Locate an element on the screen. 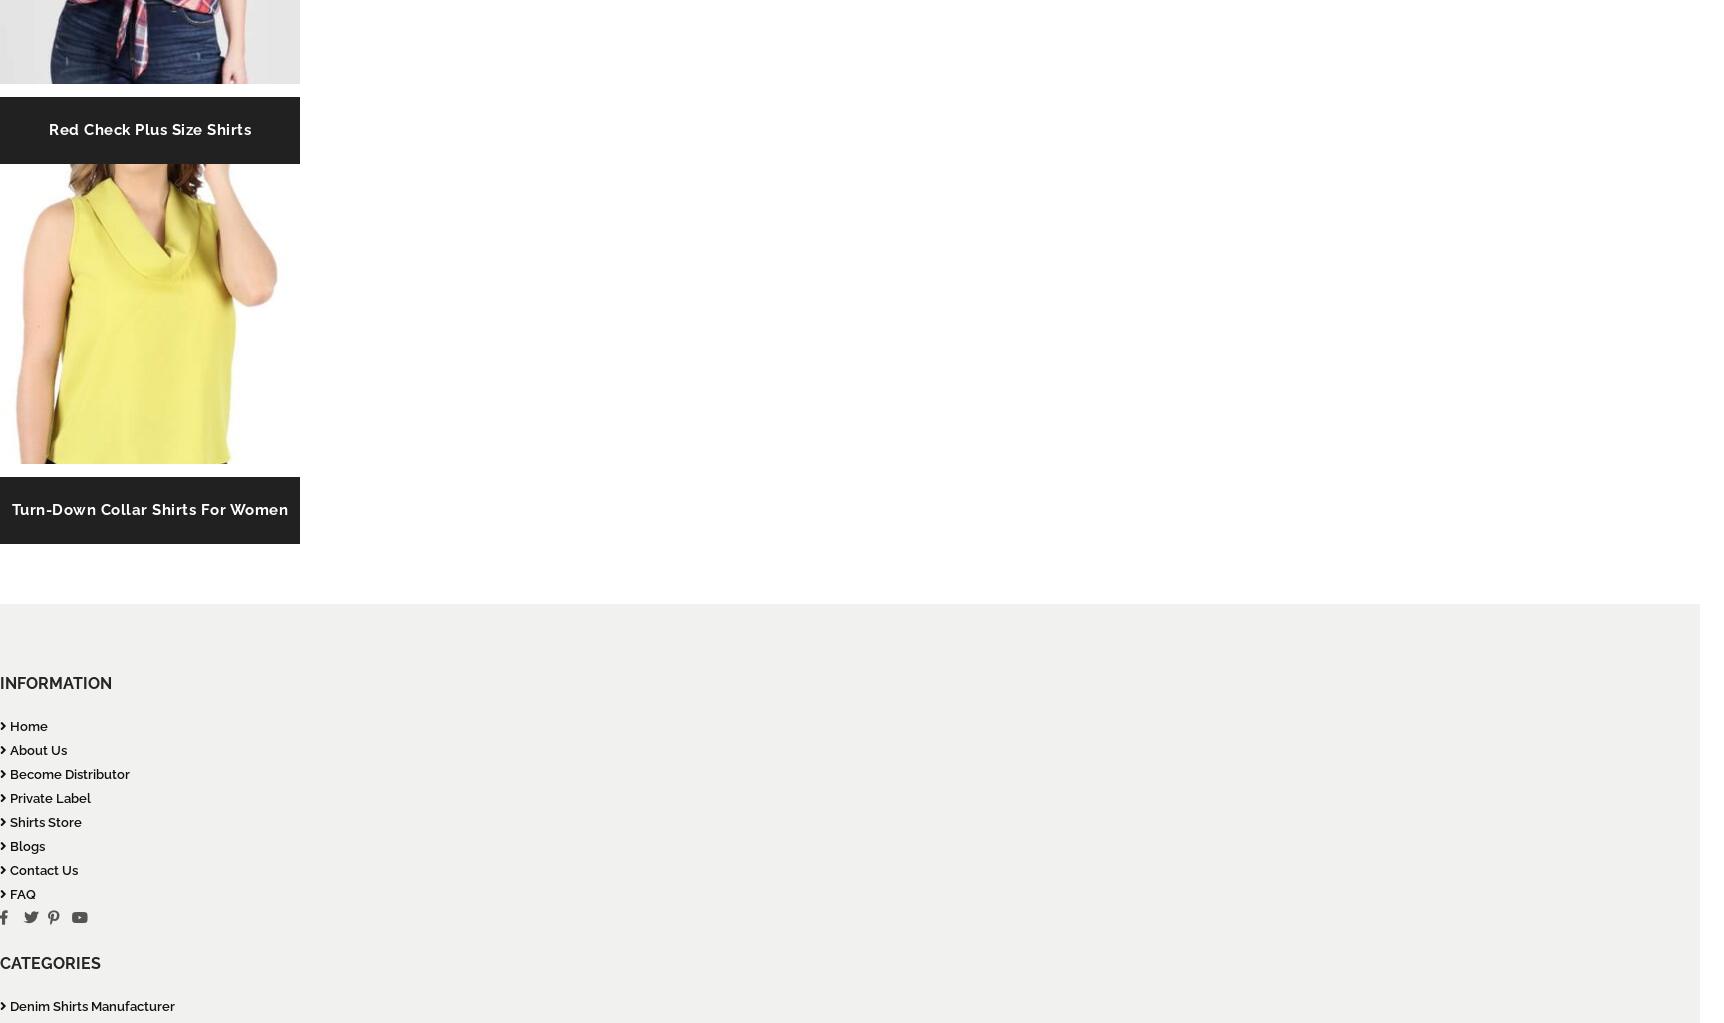 Image resolution: width=1724 pixels, height=1023 pixels. 'CATEGORIES' is located at coordinates (50, 963).